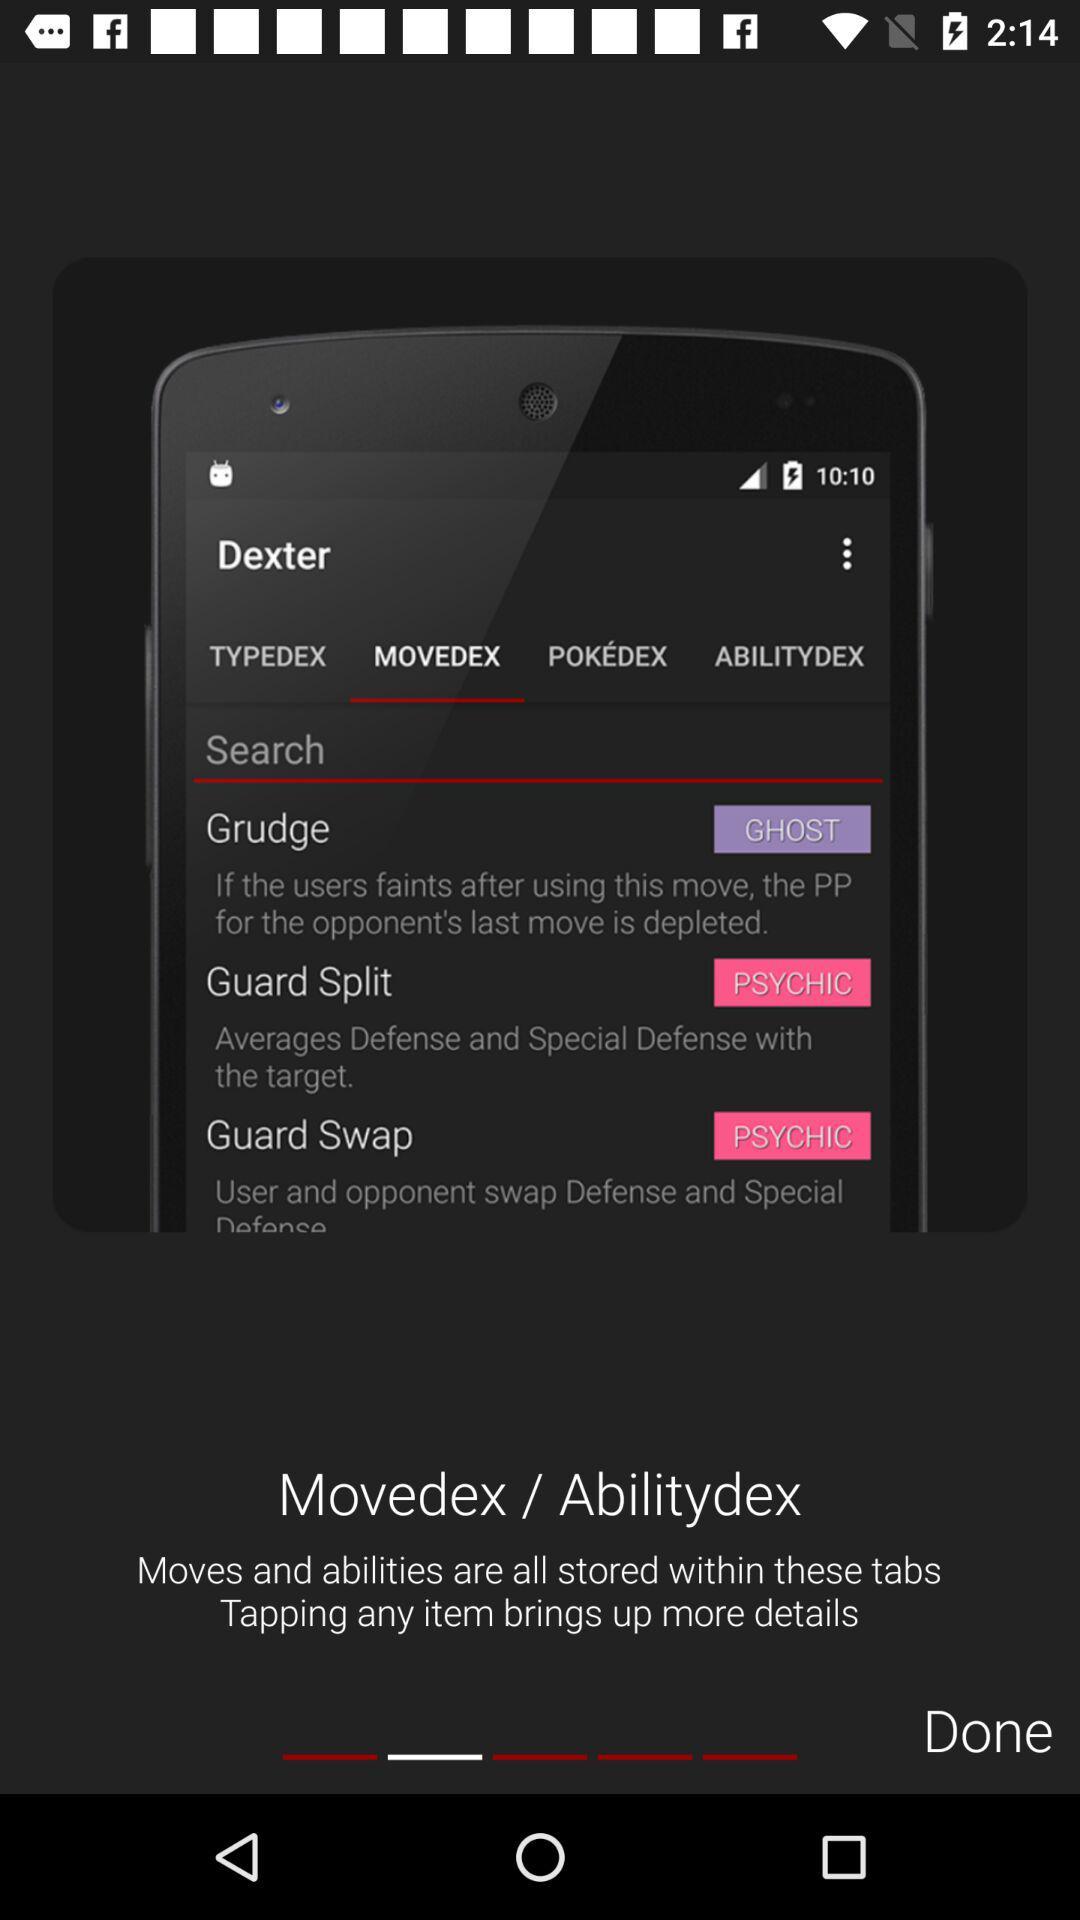 The height and width of the screenshot is (1920, 1080). What do you see at coordinates (749, 1756) in the screenshot?
I see `the icon next to done icon` at bounding box center [749, 1756].